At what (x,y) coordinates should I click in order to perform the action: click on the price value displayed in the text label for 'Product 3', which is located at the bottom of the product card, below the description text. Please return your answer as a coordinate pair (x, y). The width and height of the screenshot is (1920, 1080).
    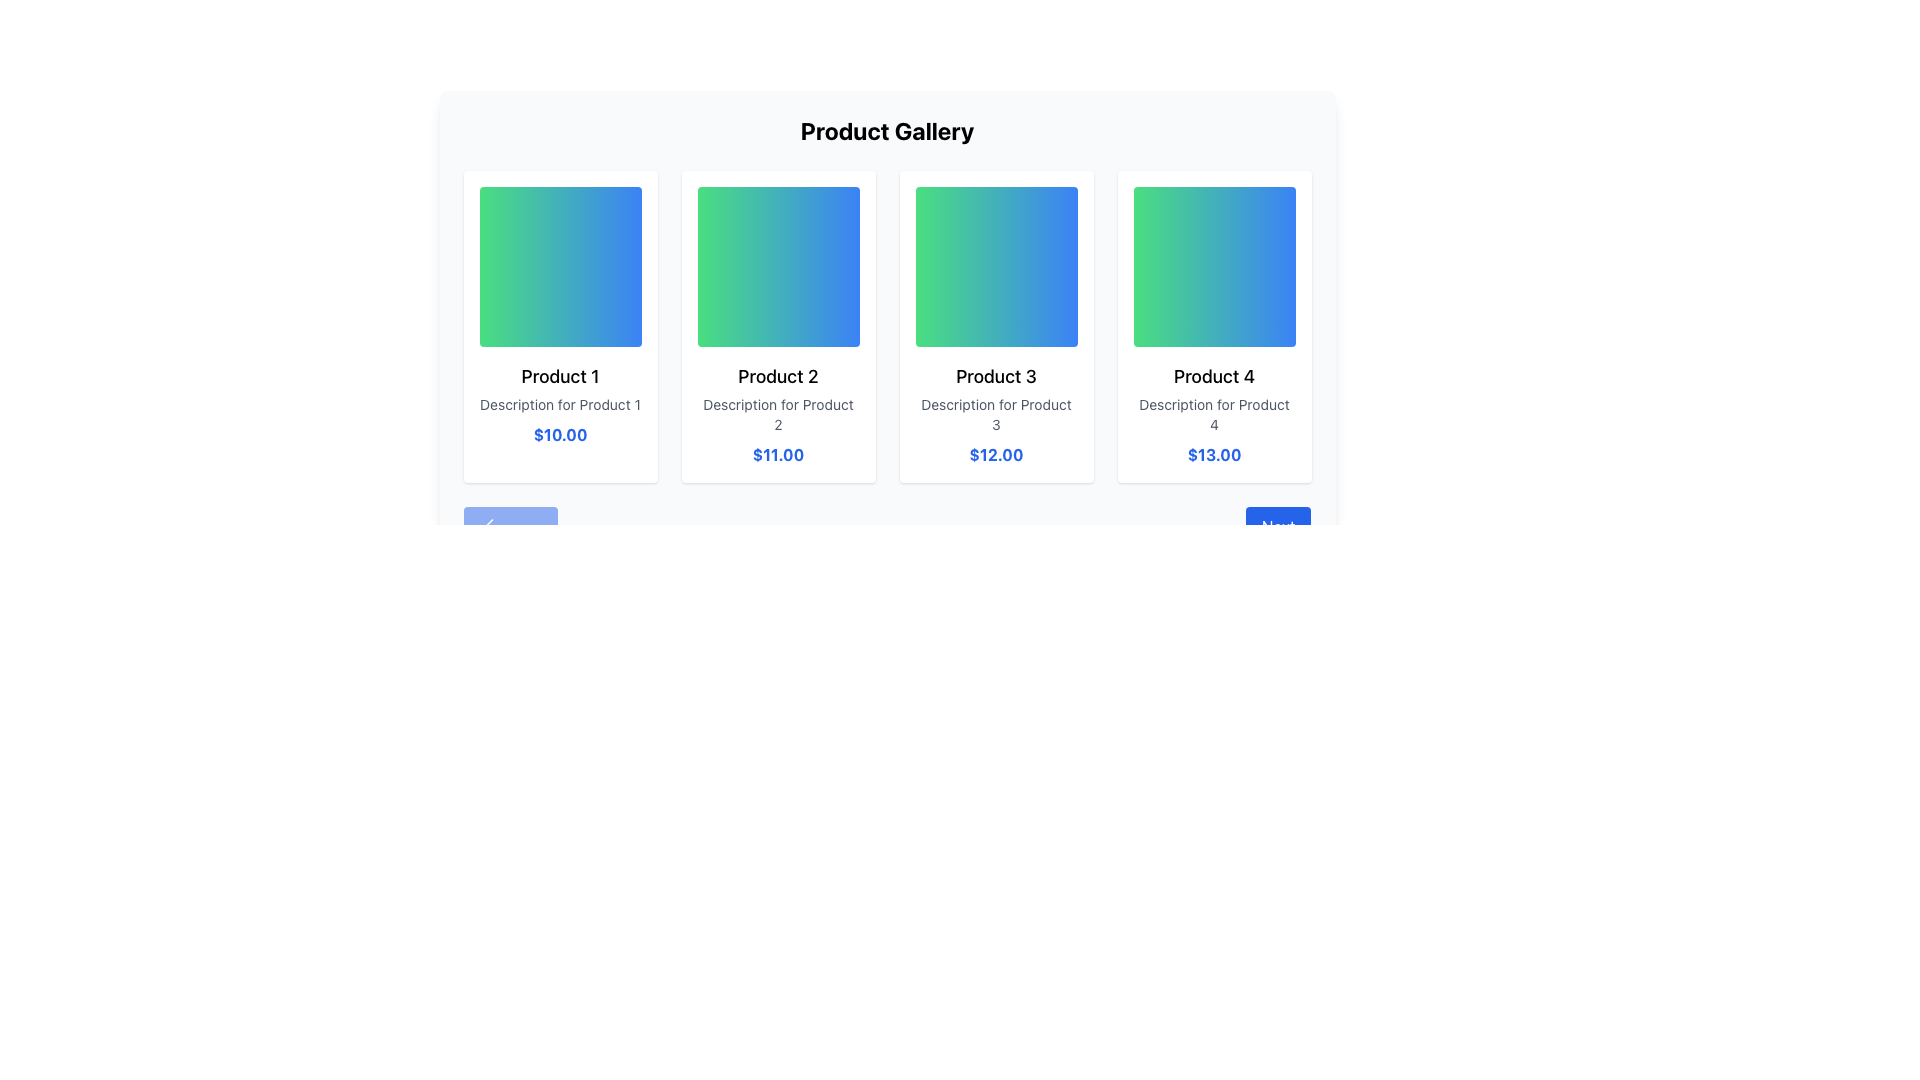
    Looking at the image, I should click on (996, 455).